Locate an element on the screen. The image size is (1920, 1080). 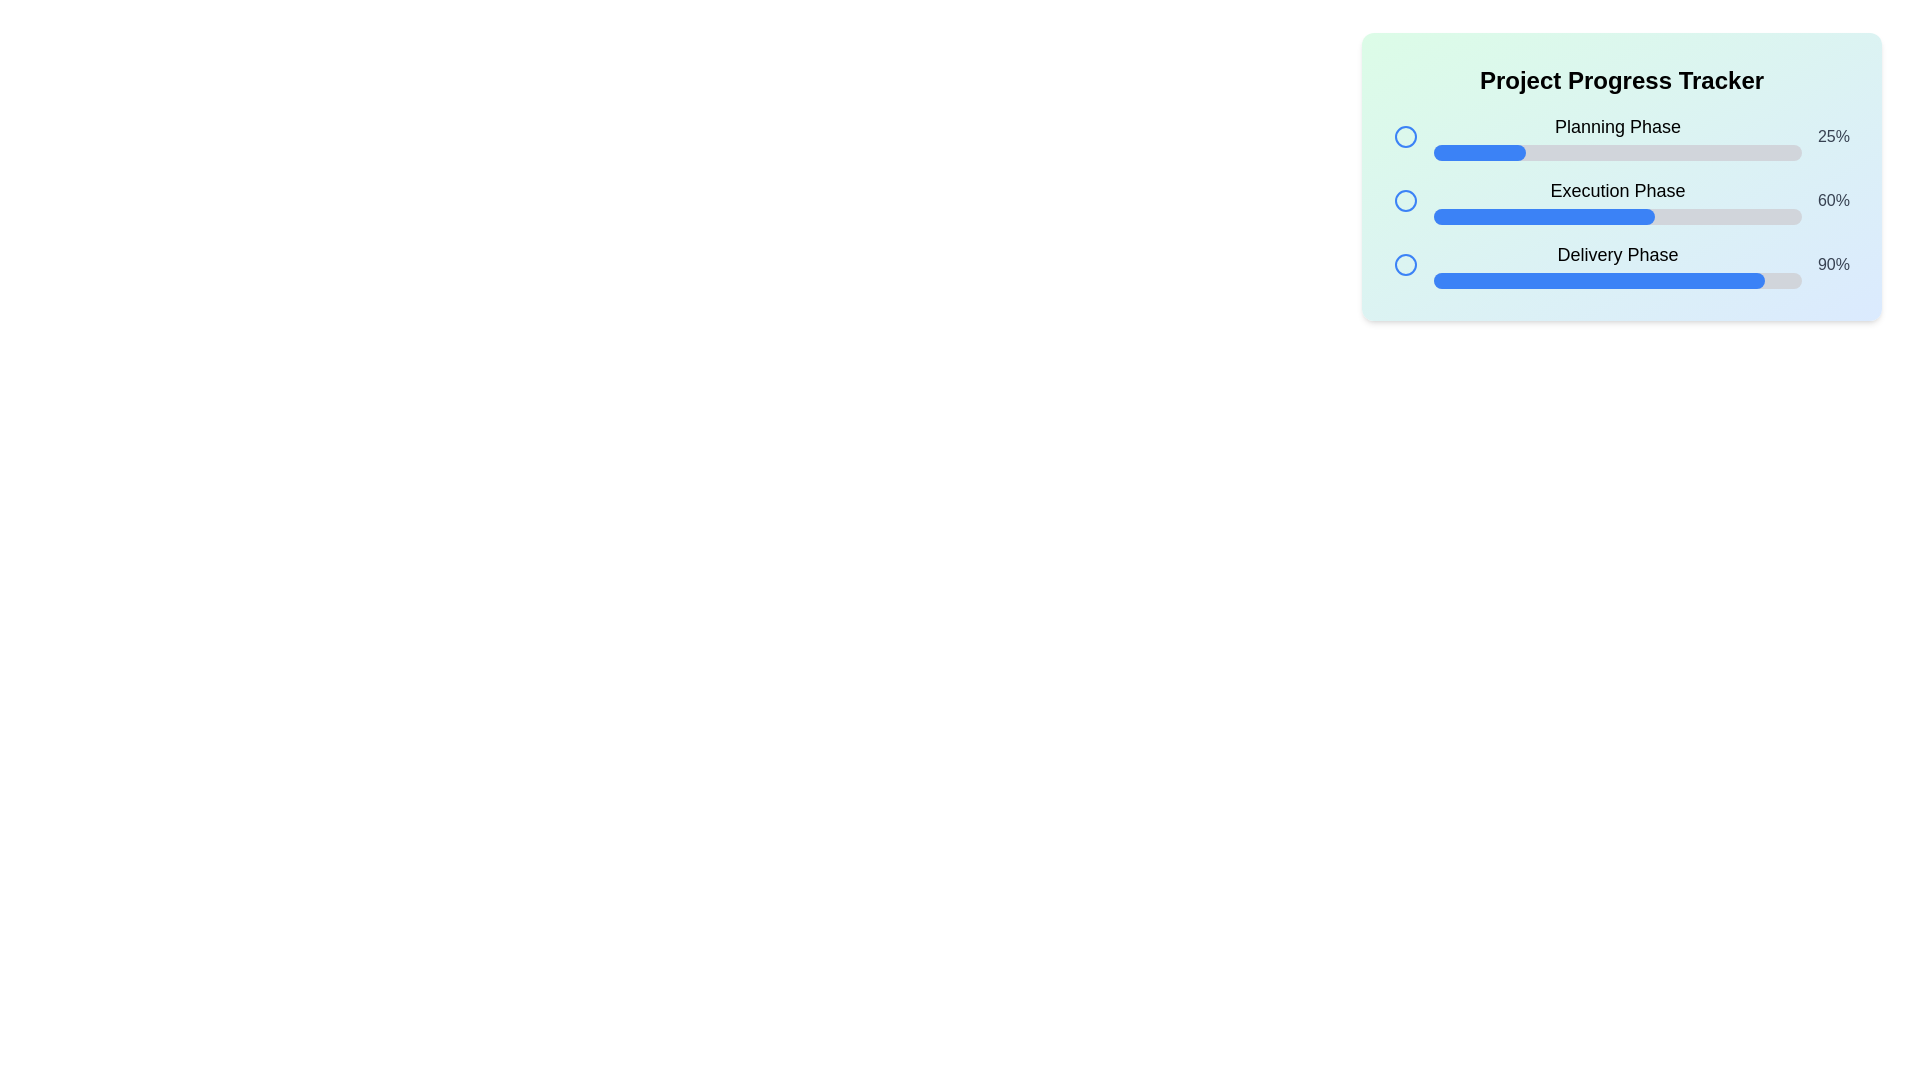
the first circular status indicator icon with a blue outline located in the tracker section, which is to the left of the 'Planning Phase' label is located at coordinates (1405, 136).